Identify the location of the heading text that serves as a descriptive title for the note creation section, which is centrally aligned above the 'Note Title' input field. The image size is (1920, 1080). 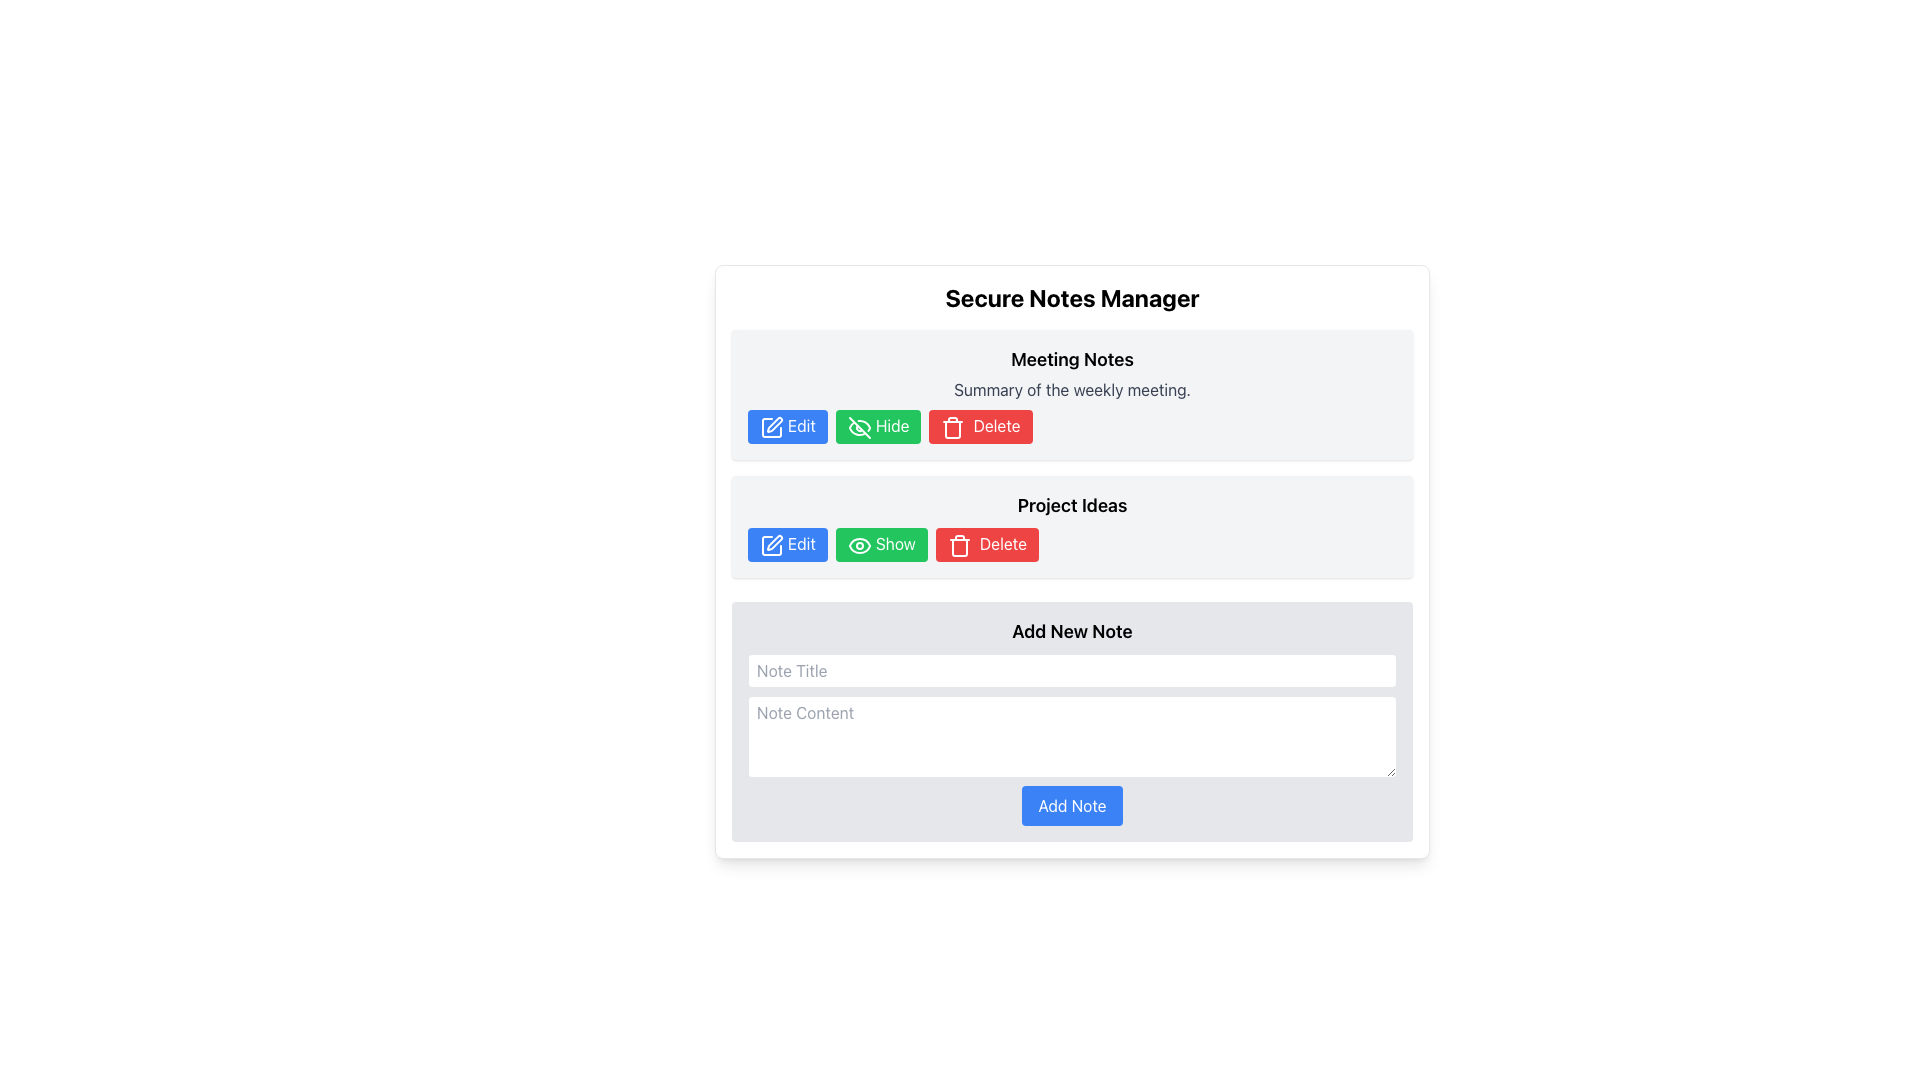
(1071, 631).